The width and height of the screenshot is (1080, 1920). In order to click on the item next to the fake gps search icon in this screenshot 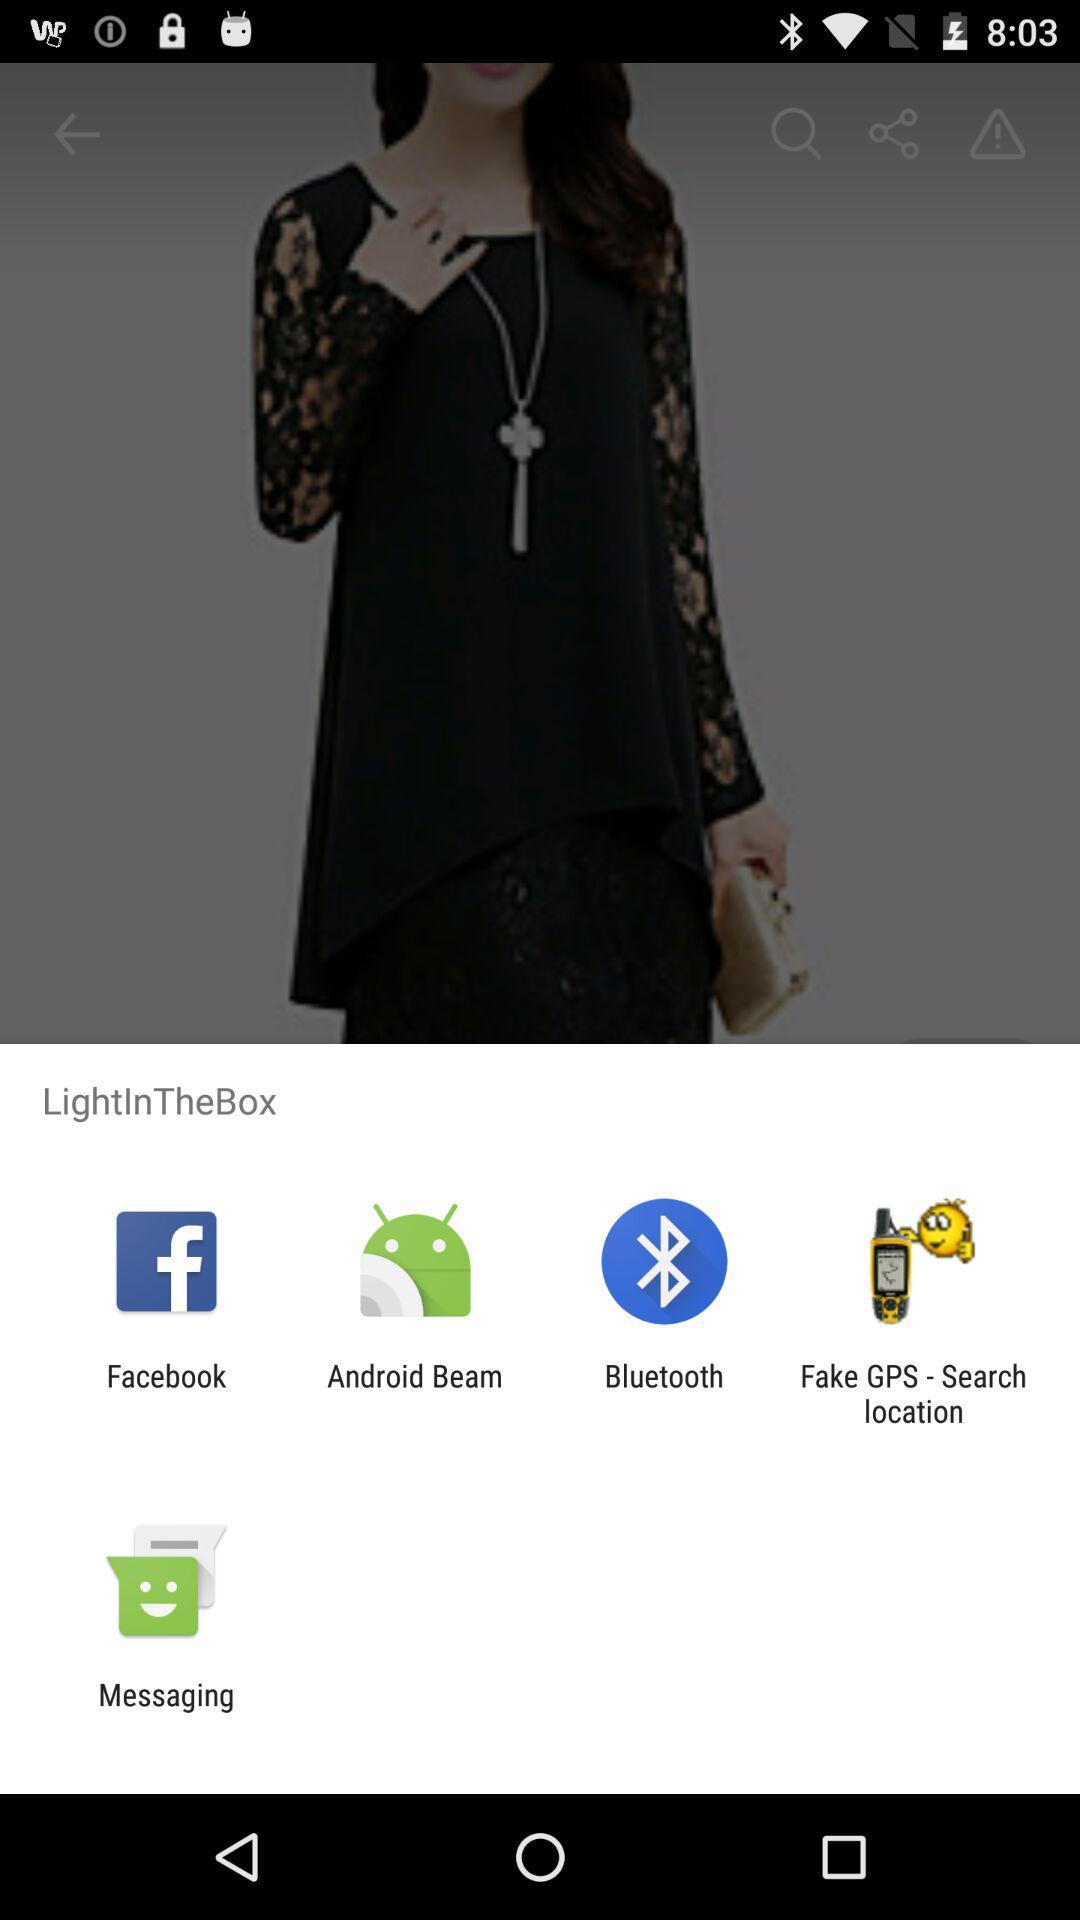, I will do `click(664, 1392)`.